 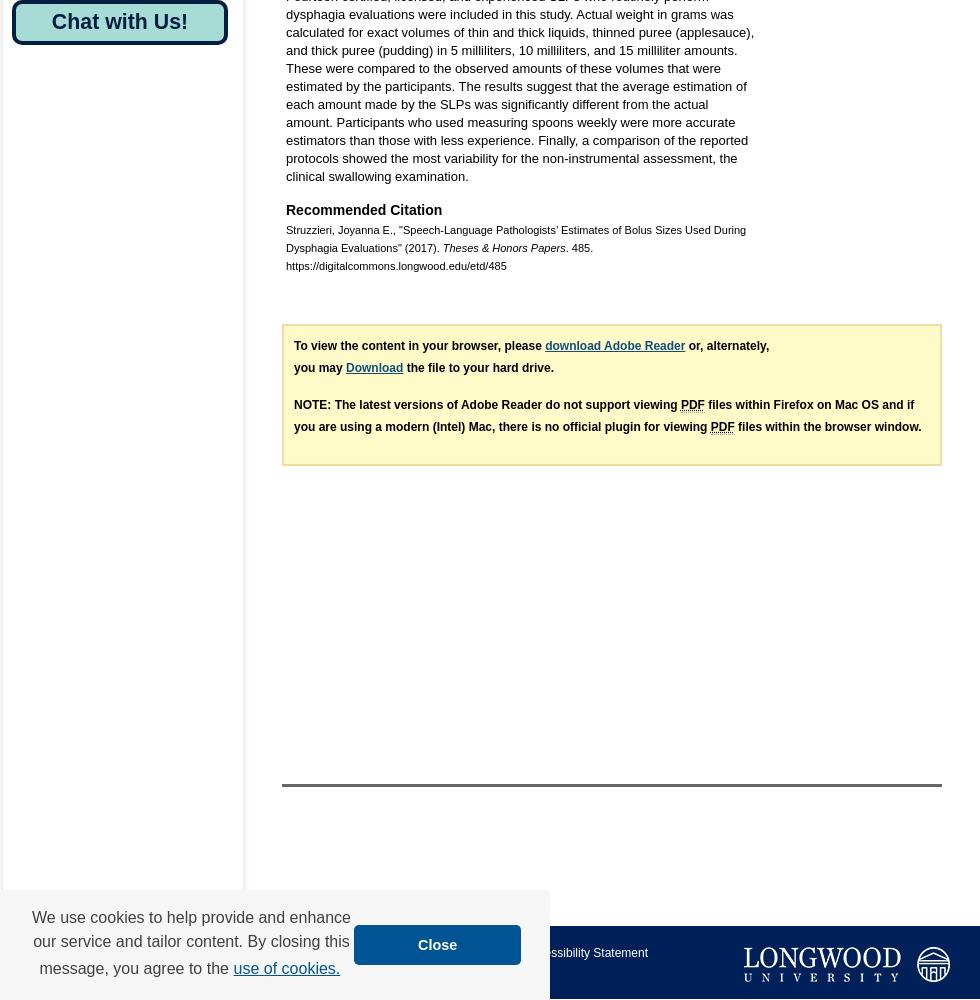 I want to click on 'you may', so click(x=294, y=366).